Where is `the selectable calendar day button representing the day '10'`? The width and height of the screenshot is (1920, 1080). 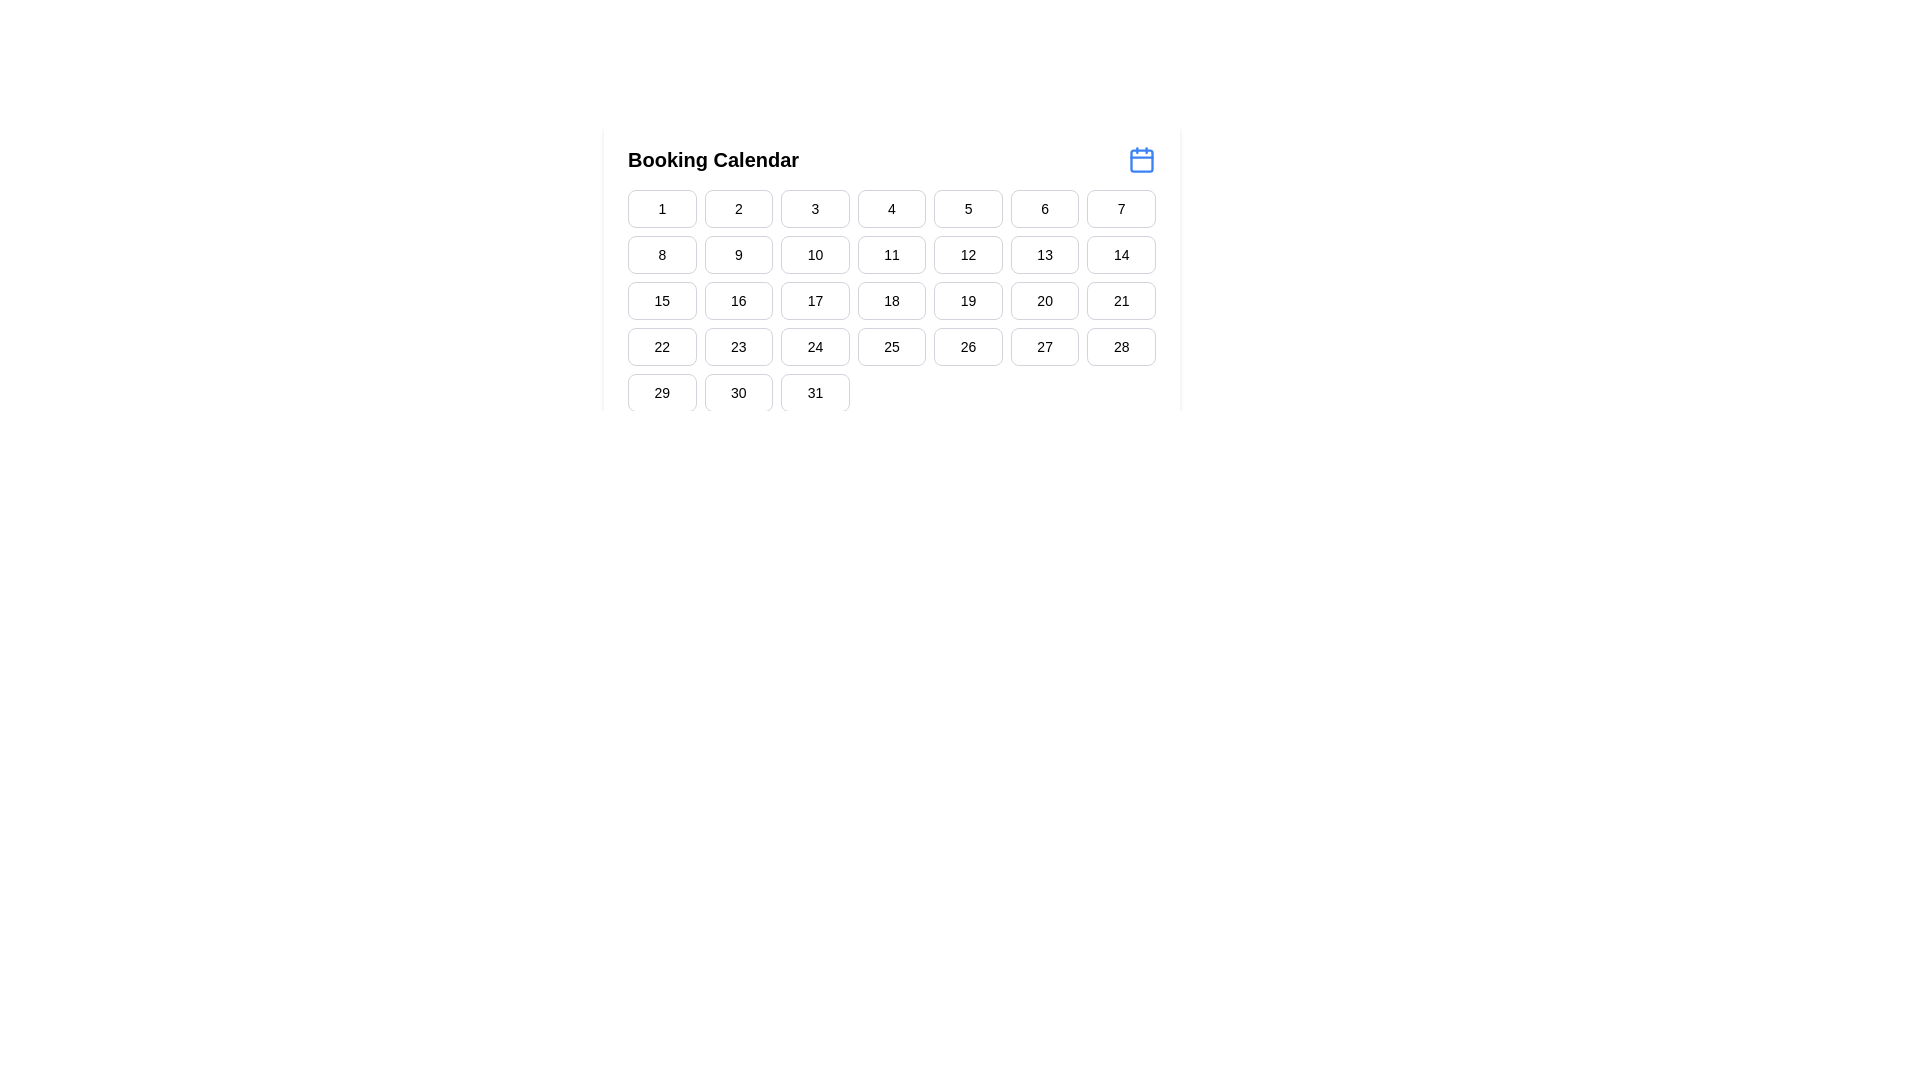
the selectable calendar day button representing the day '10' is located at coordinates (815, 253).